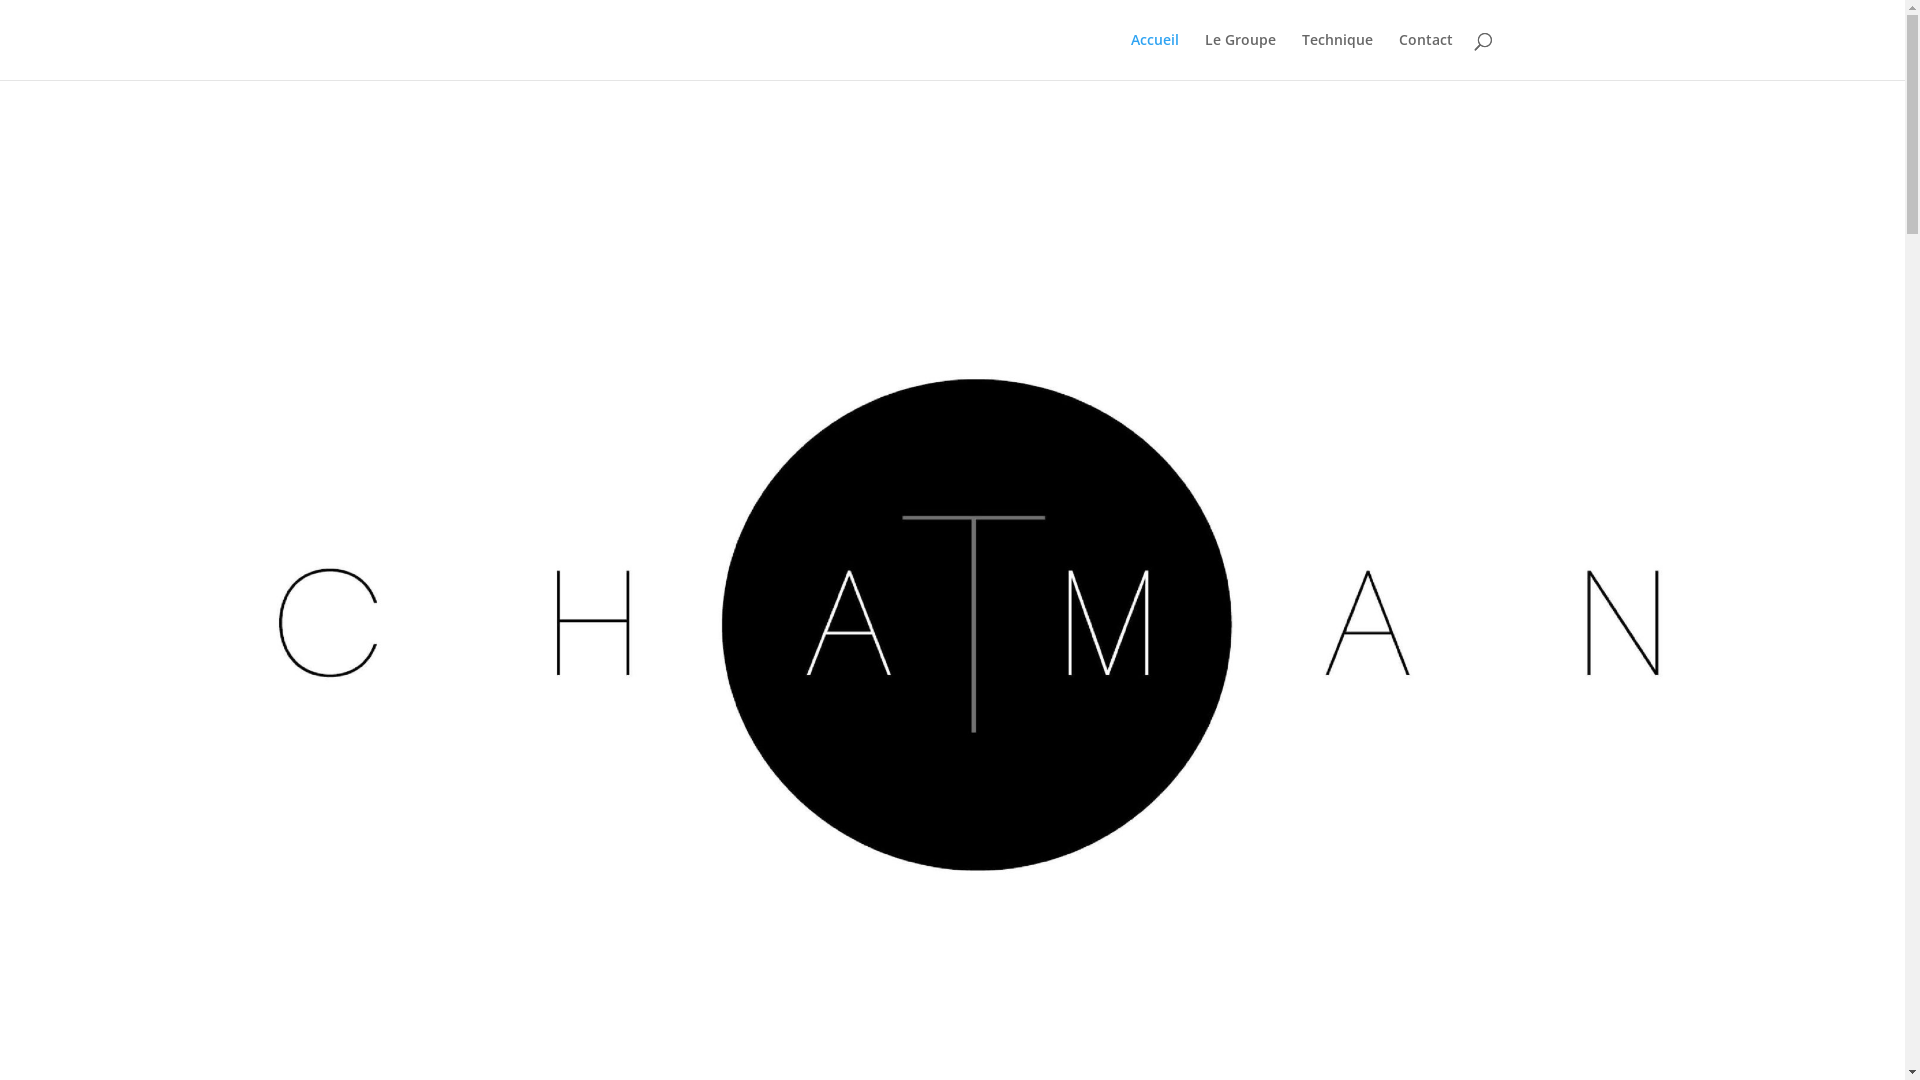  What do you see at coordinates (1203, 55) in the screenshot?
I see `'Le Groupe'` at bounding box center [1203, 55].